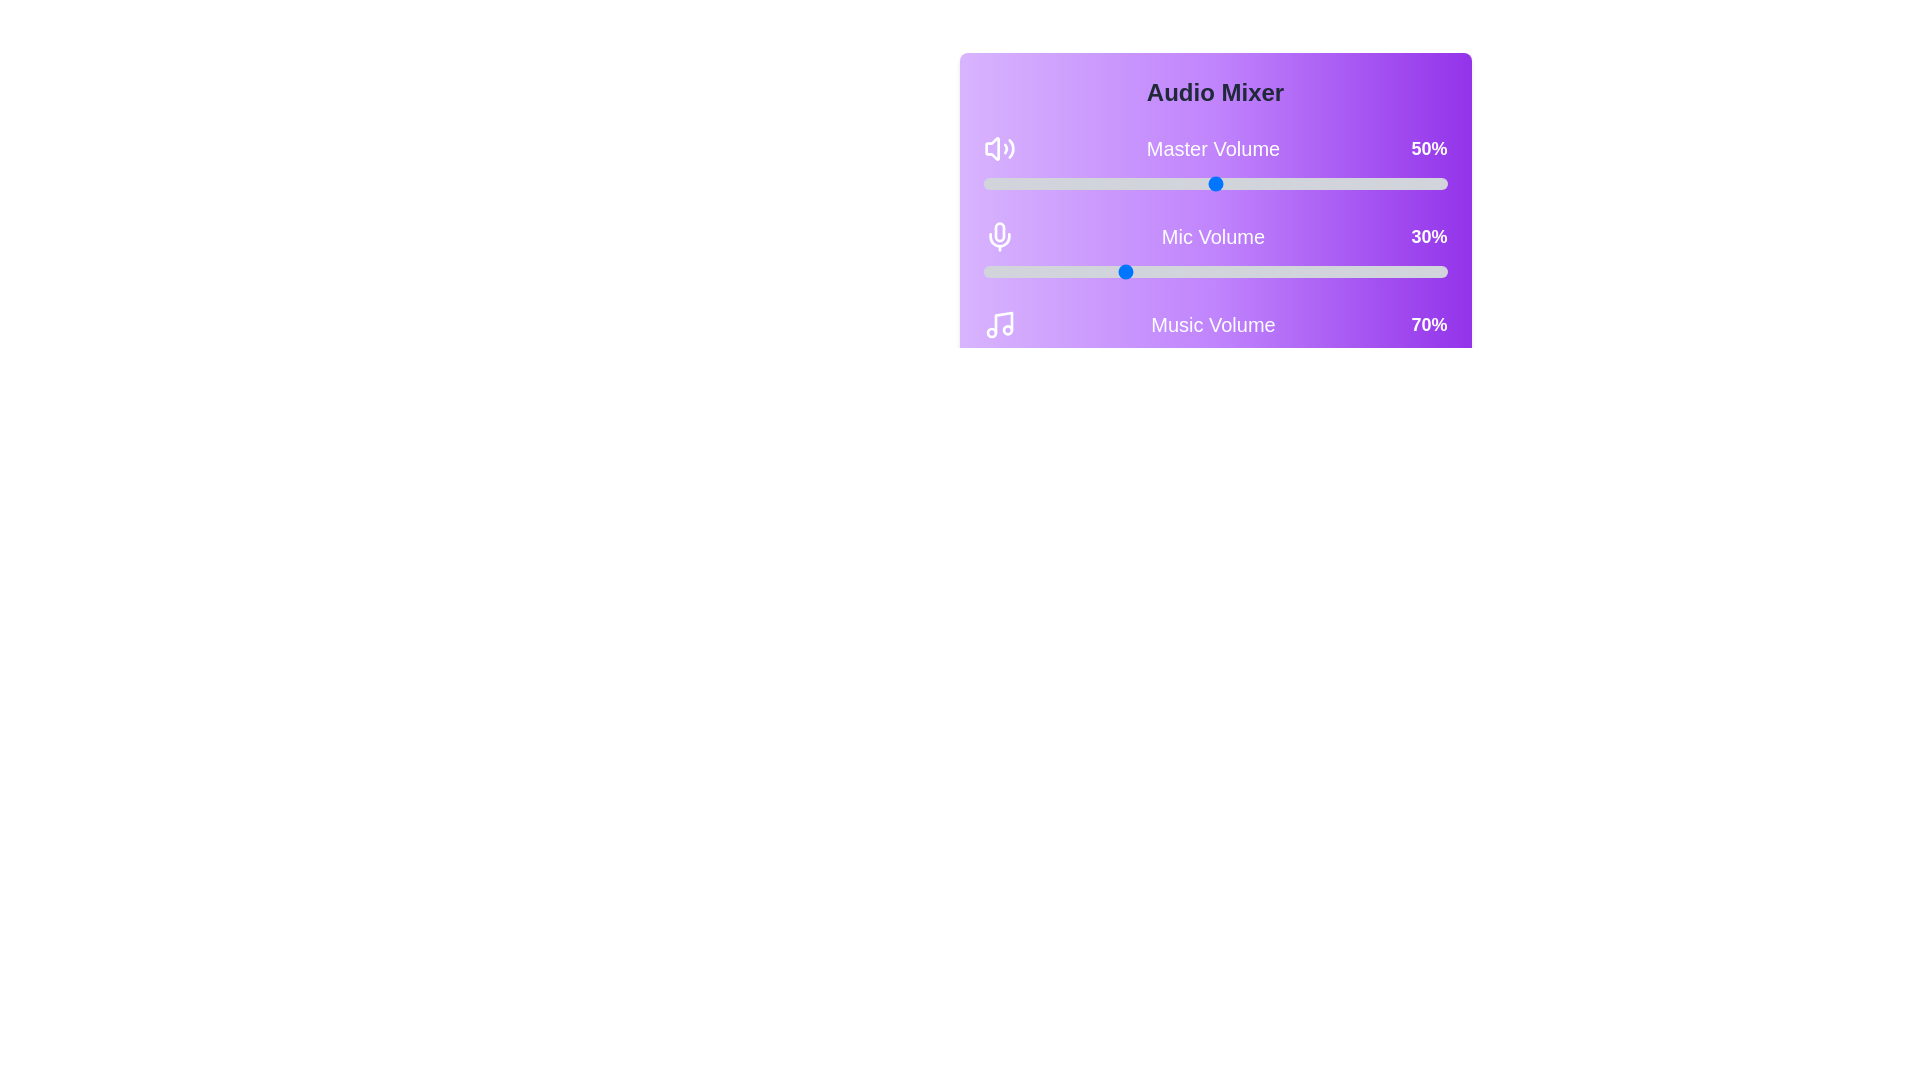 Image resolution: width=1920 pixels, height=1080 pixels. What do you see at coordinates (1002, 184) in the screenshot?
I see `the Master Volume slider` at bounding box center [1002, 184].